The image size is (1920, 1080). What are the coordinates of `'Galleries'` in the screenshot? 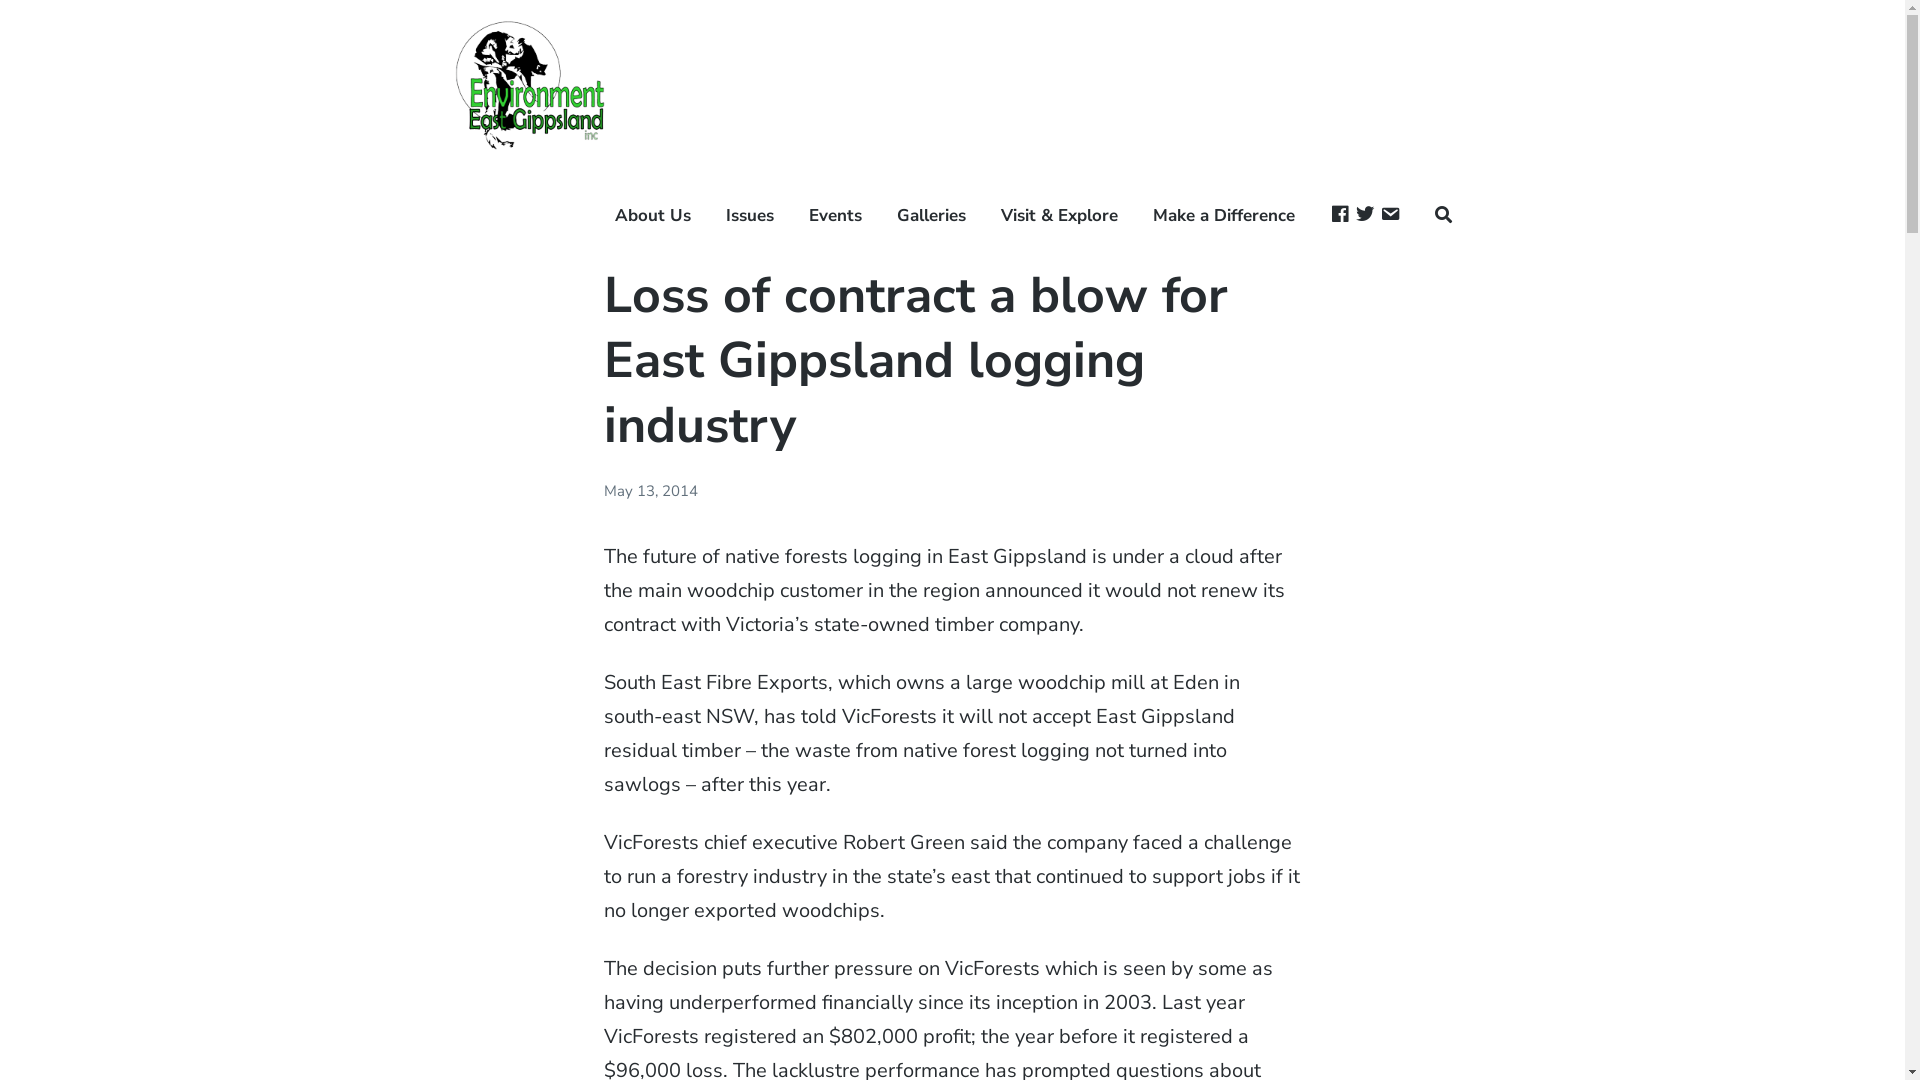 It's located at (930, 216).